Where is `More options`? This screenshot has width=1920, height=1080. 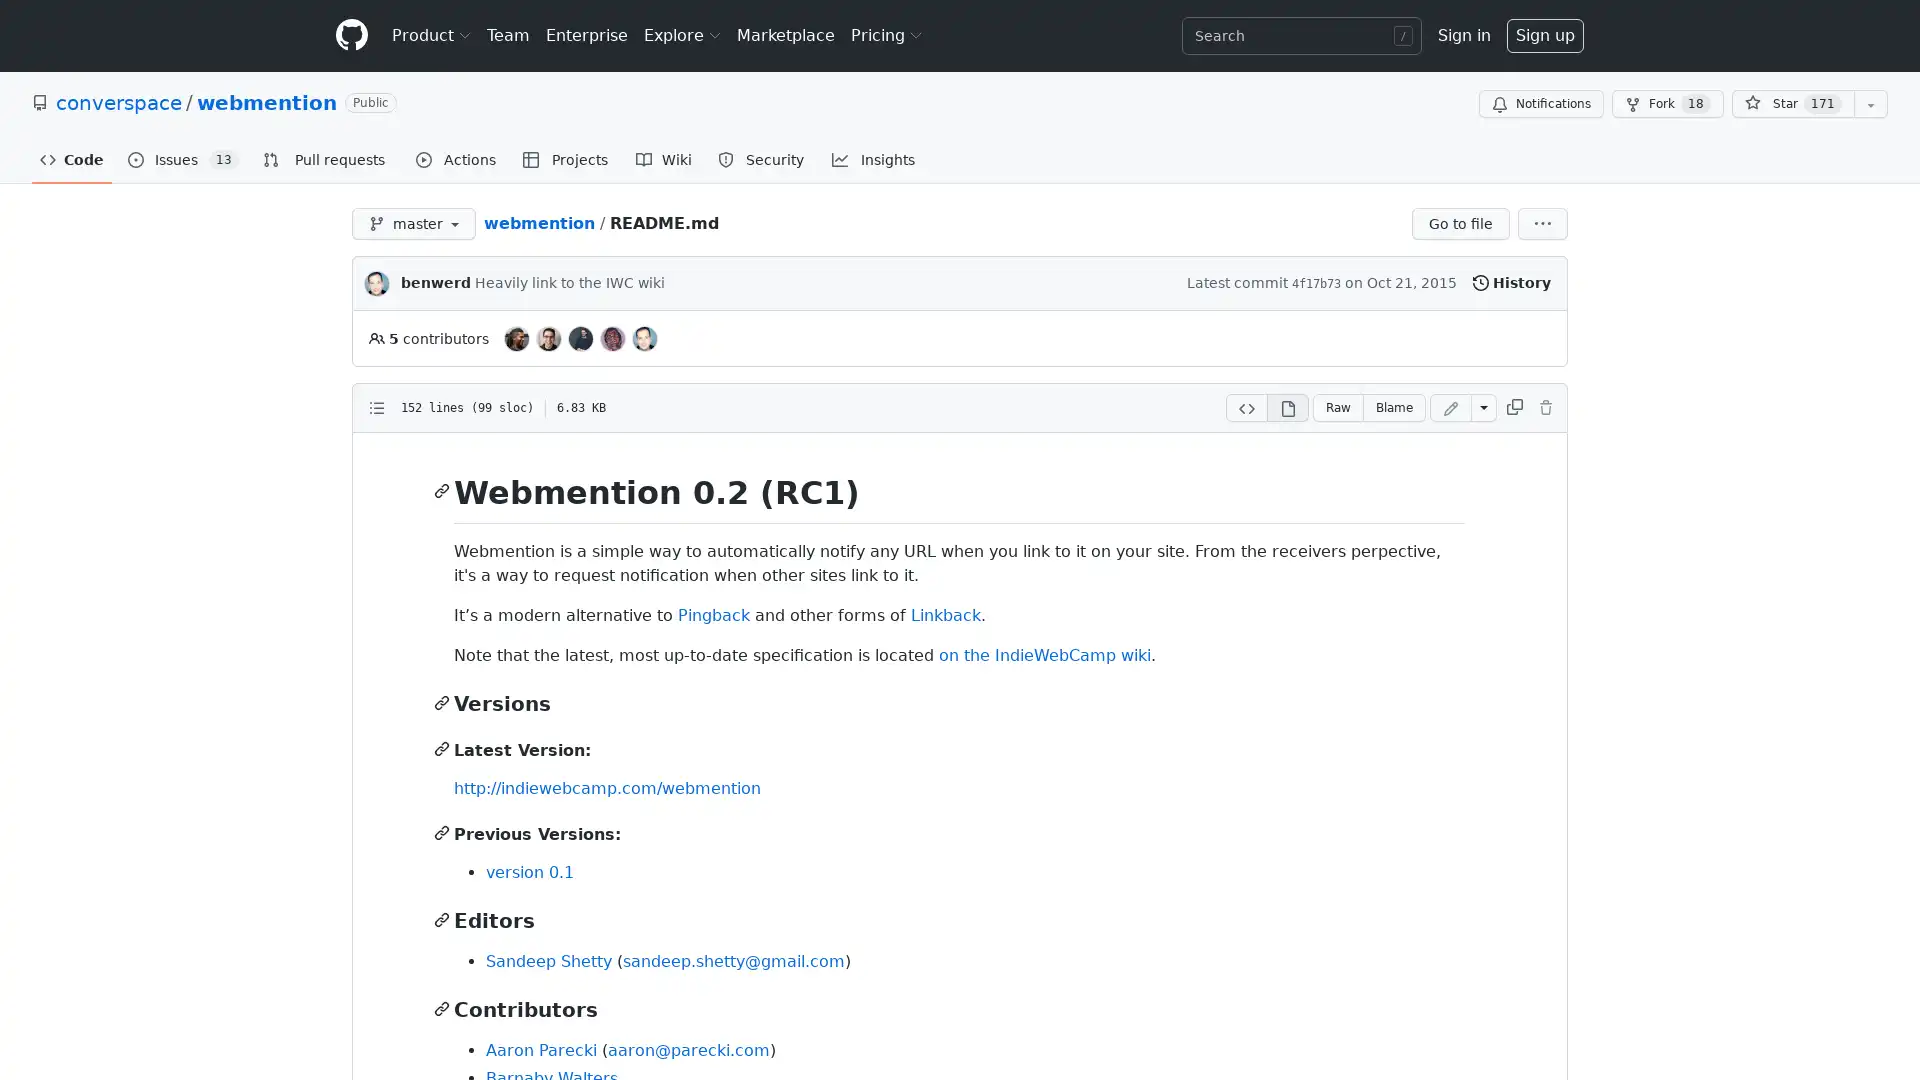
More options is located at coordinates (1541, 223).